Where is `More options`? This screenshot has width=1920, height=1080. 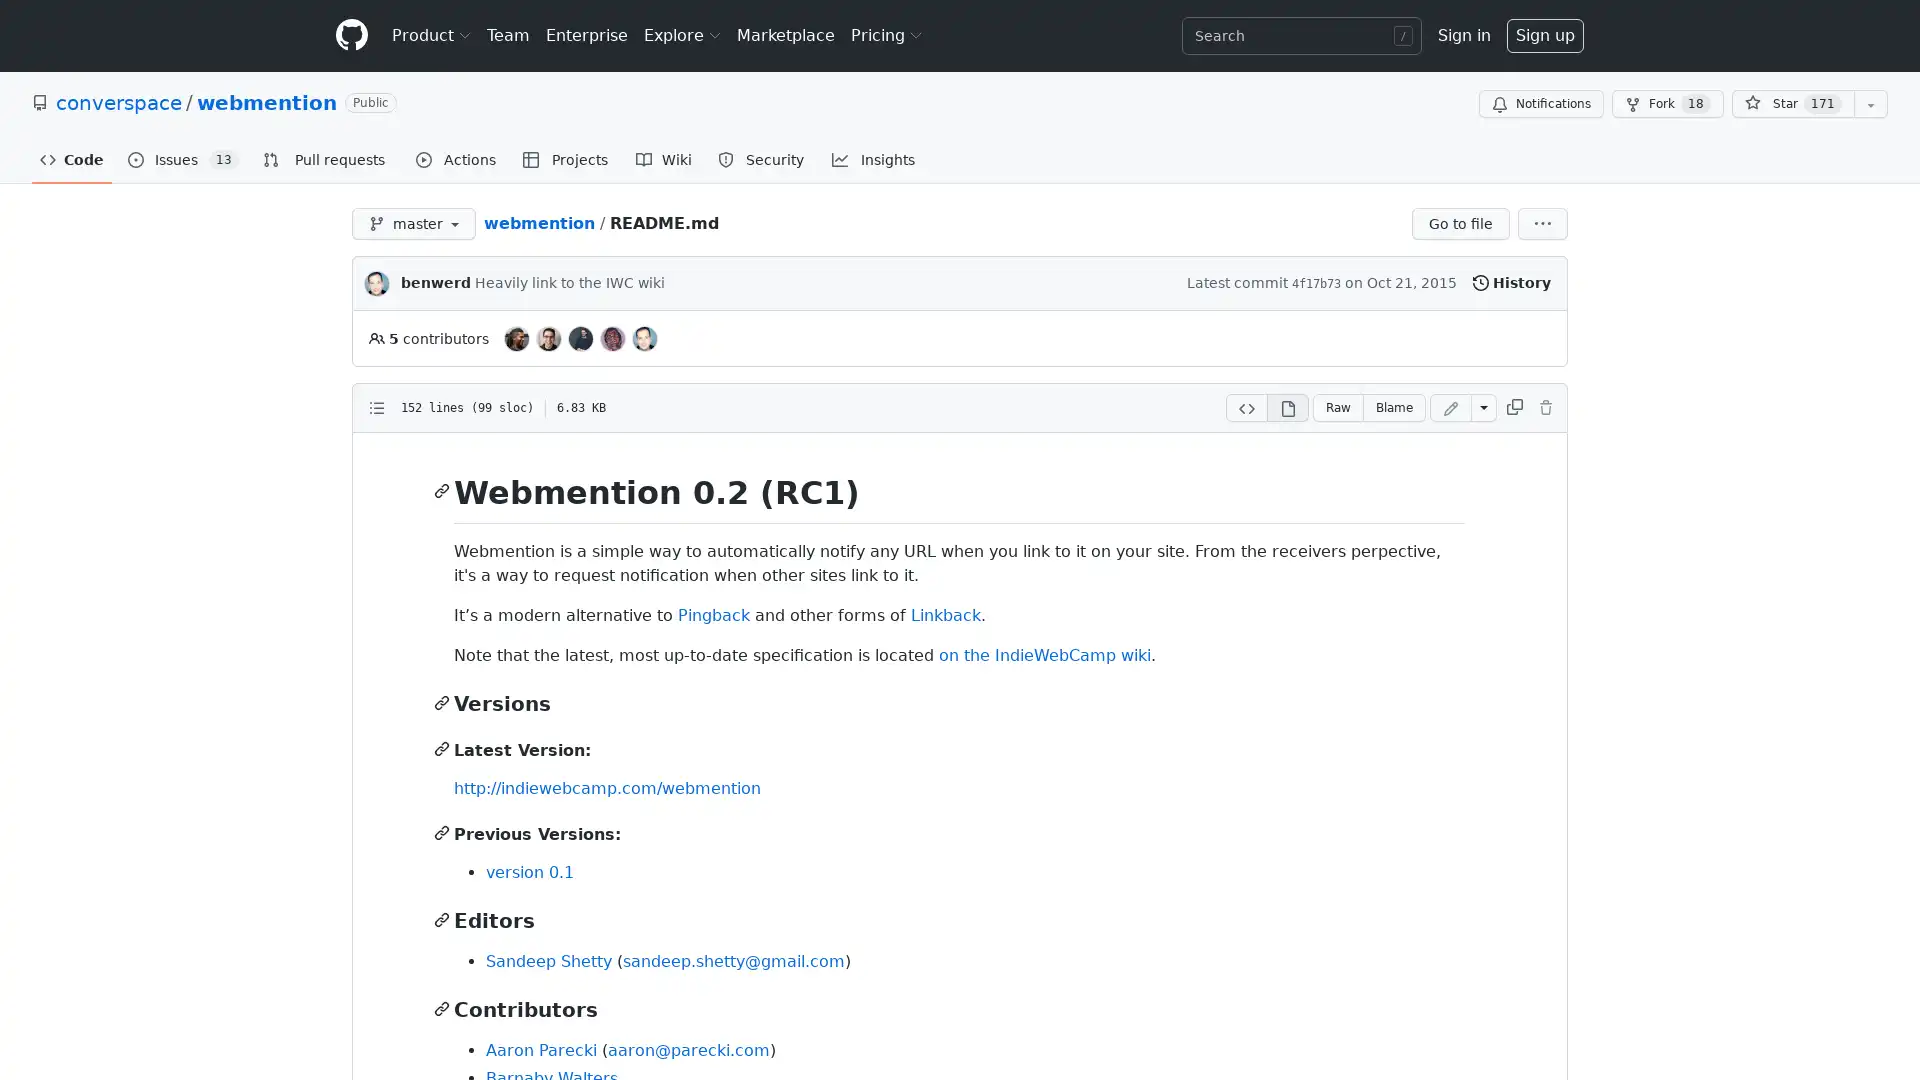
More options is located at coordinates (1541, 223).